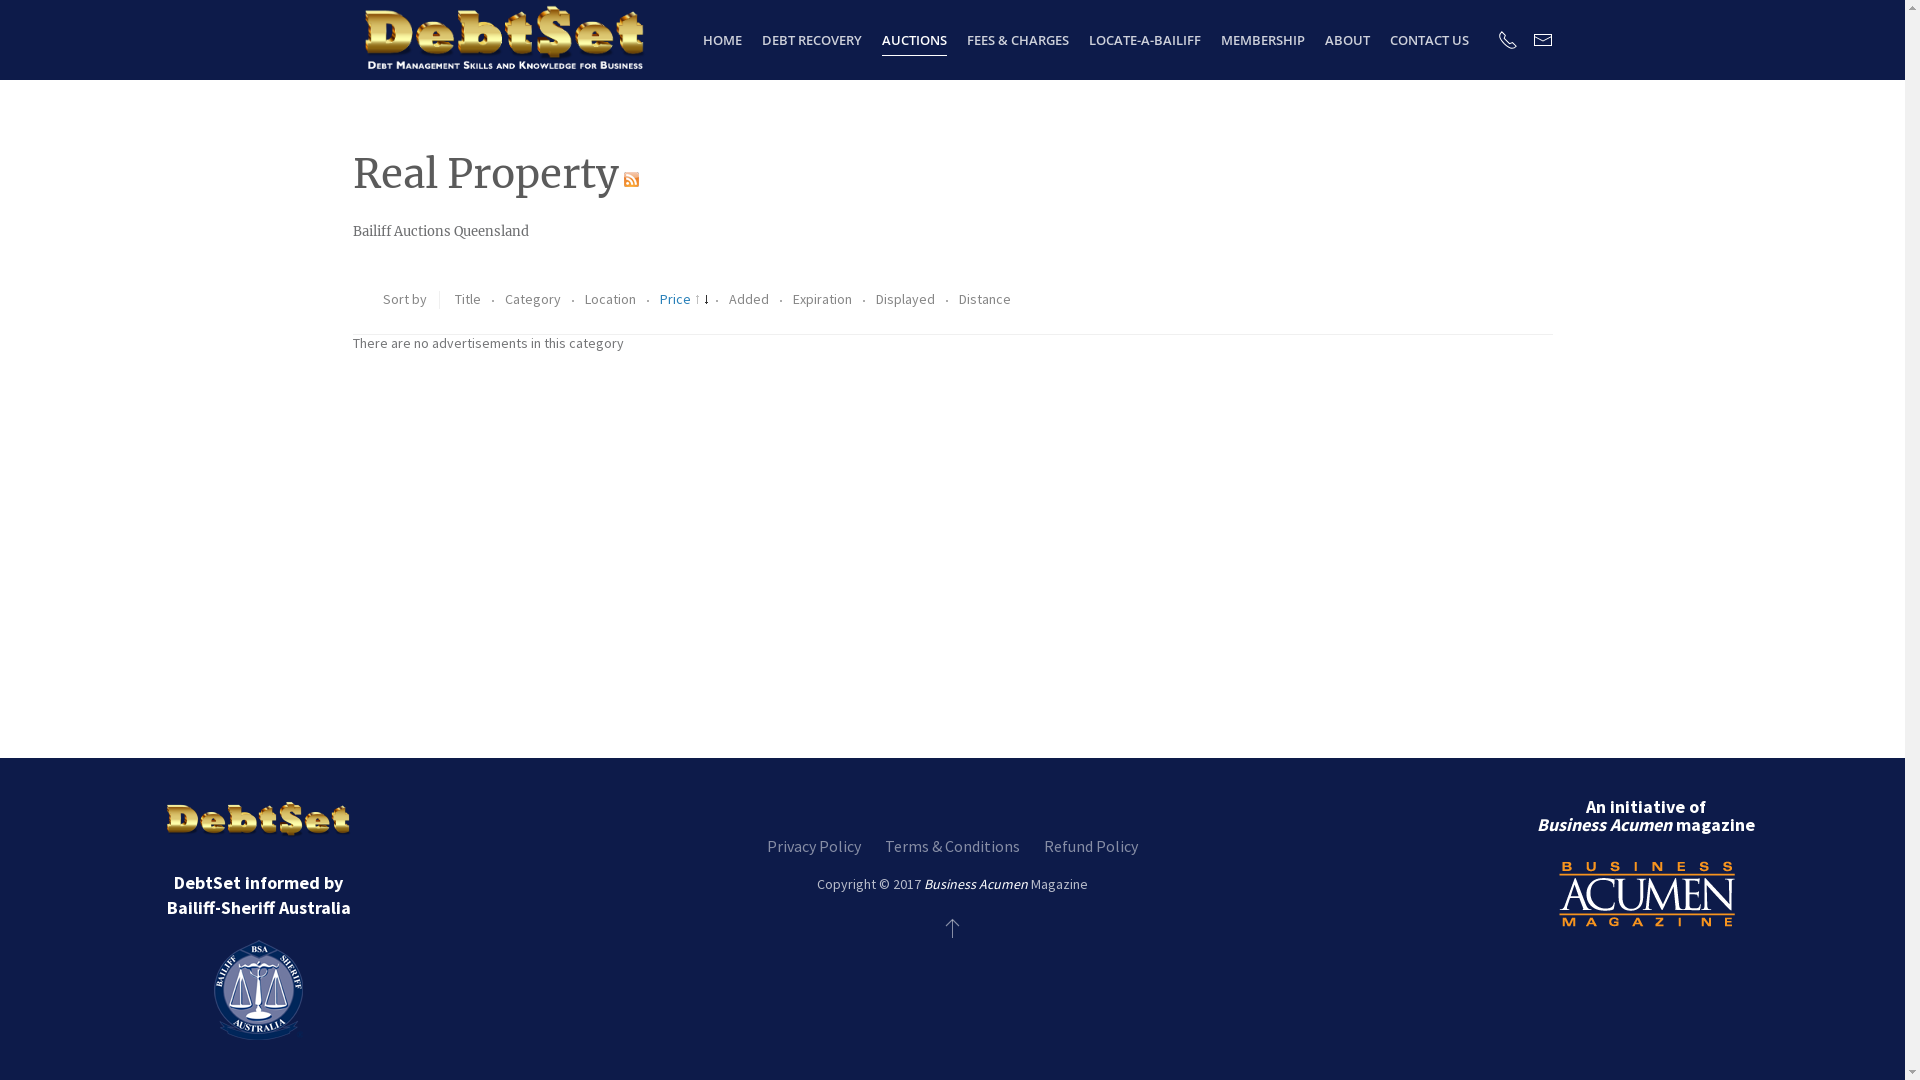 This screenshot has height=1080, width=1920. Describe the element at coordinates (351, 230) in the screenshot. I see `'Bailiff Auctions Queensland'` at that location.